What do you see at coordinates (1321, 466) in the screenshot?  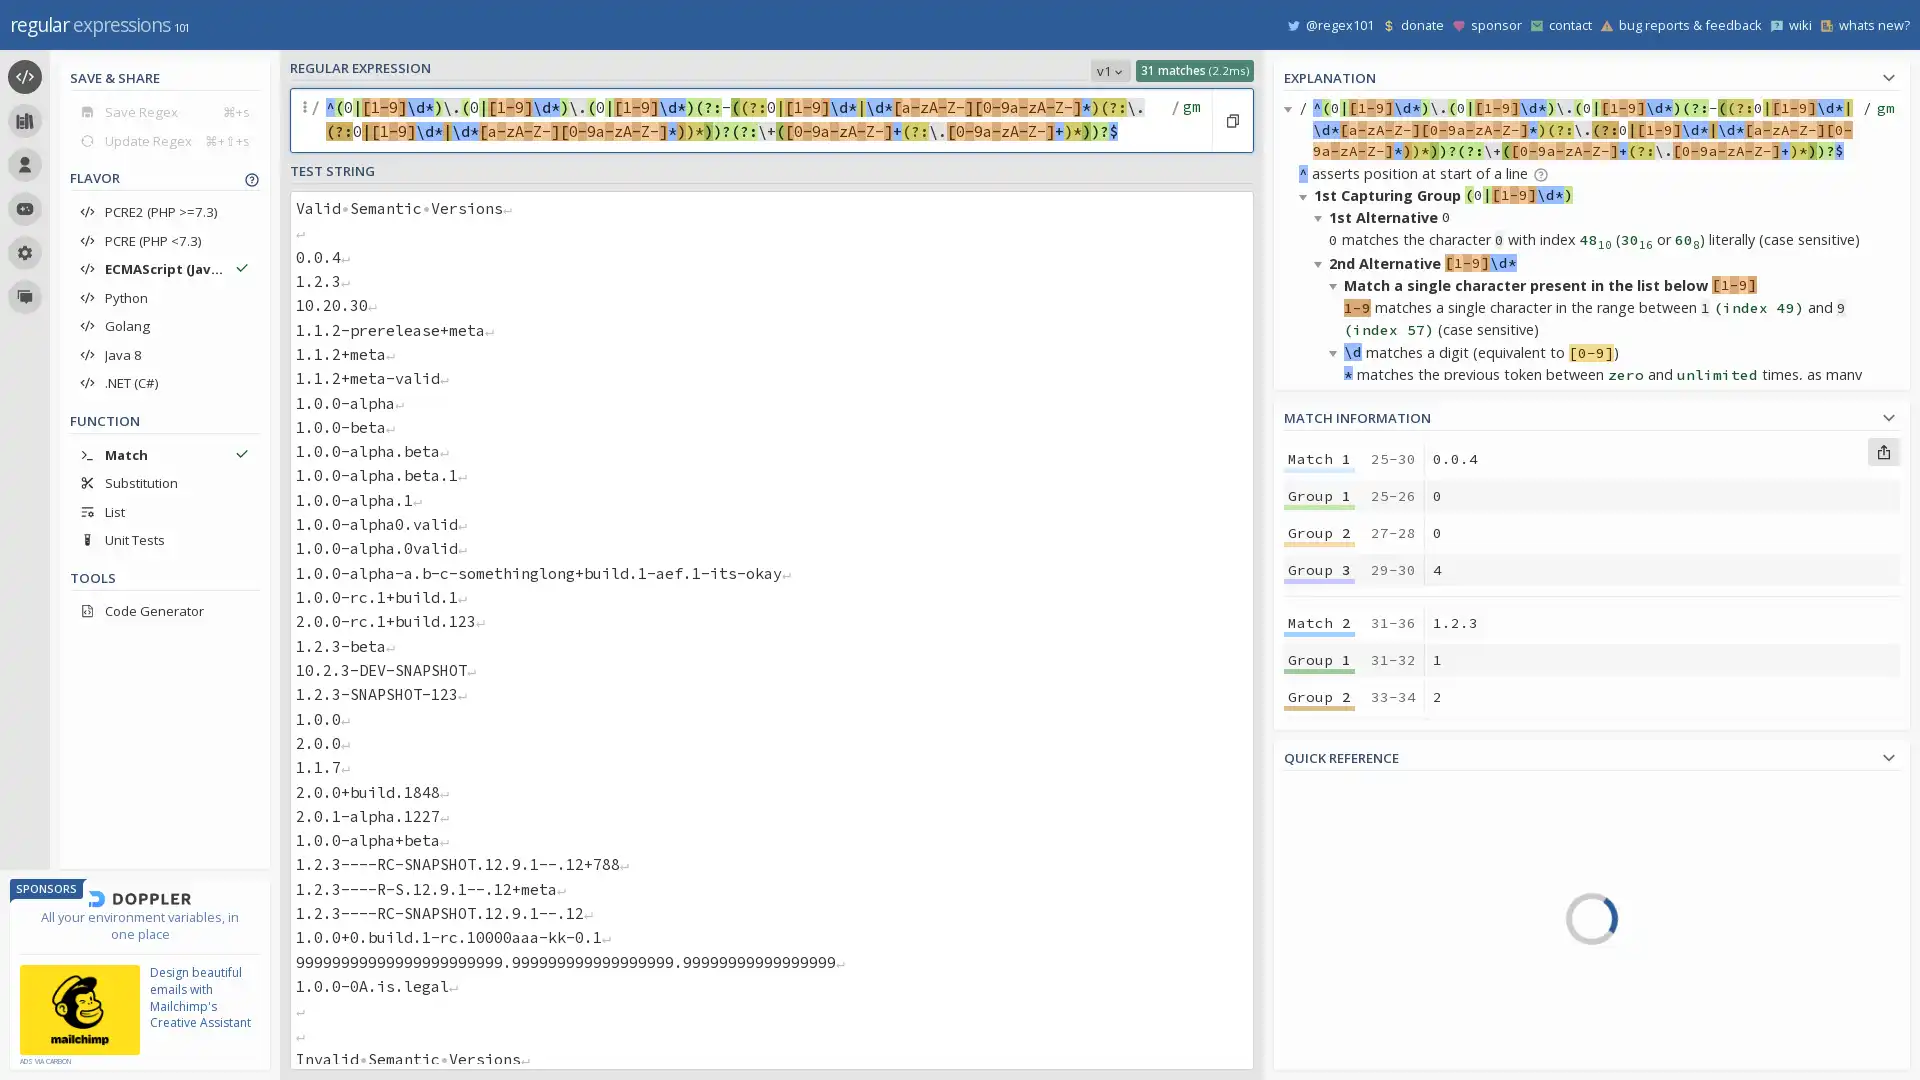 I see `Collapse Subtree` at bounding box center [1321, 466].